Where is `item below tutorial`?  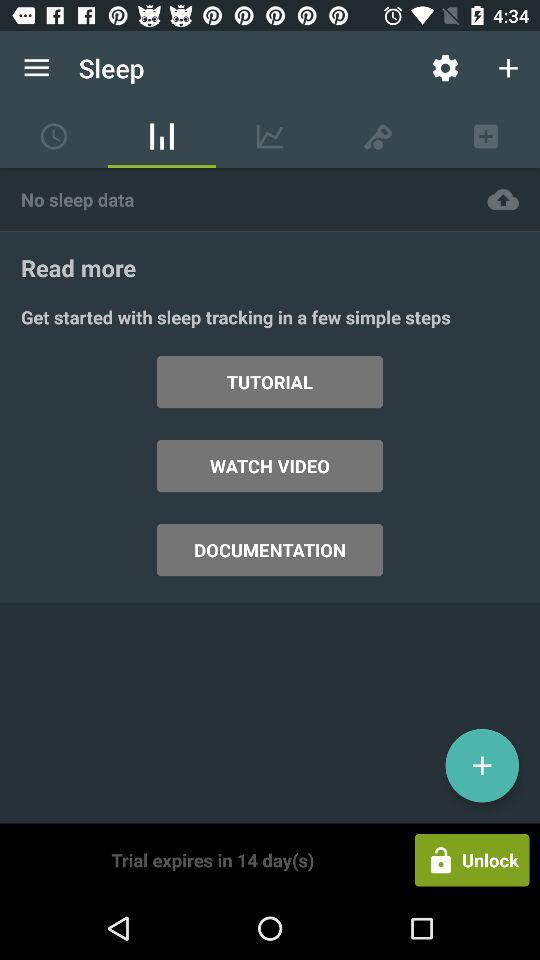 item below tutorial is located at coordinates (270, 466).